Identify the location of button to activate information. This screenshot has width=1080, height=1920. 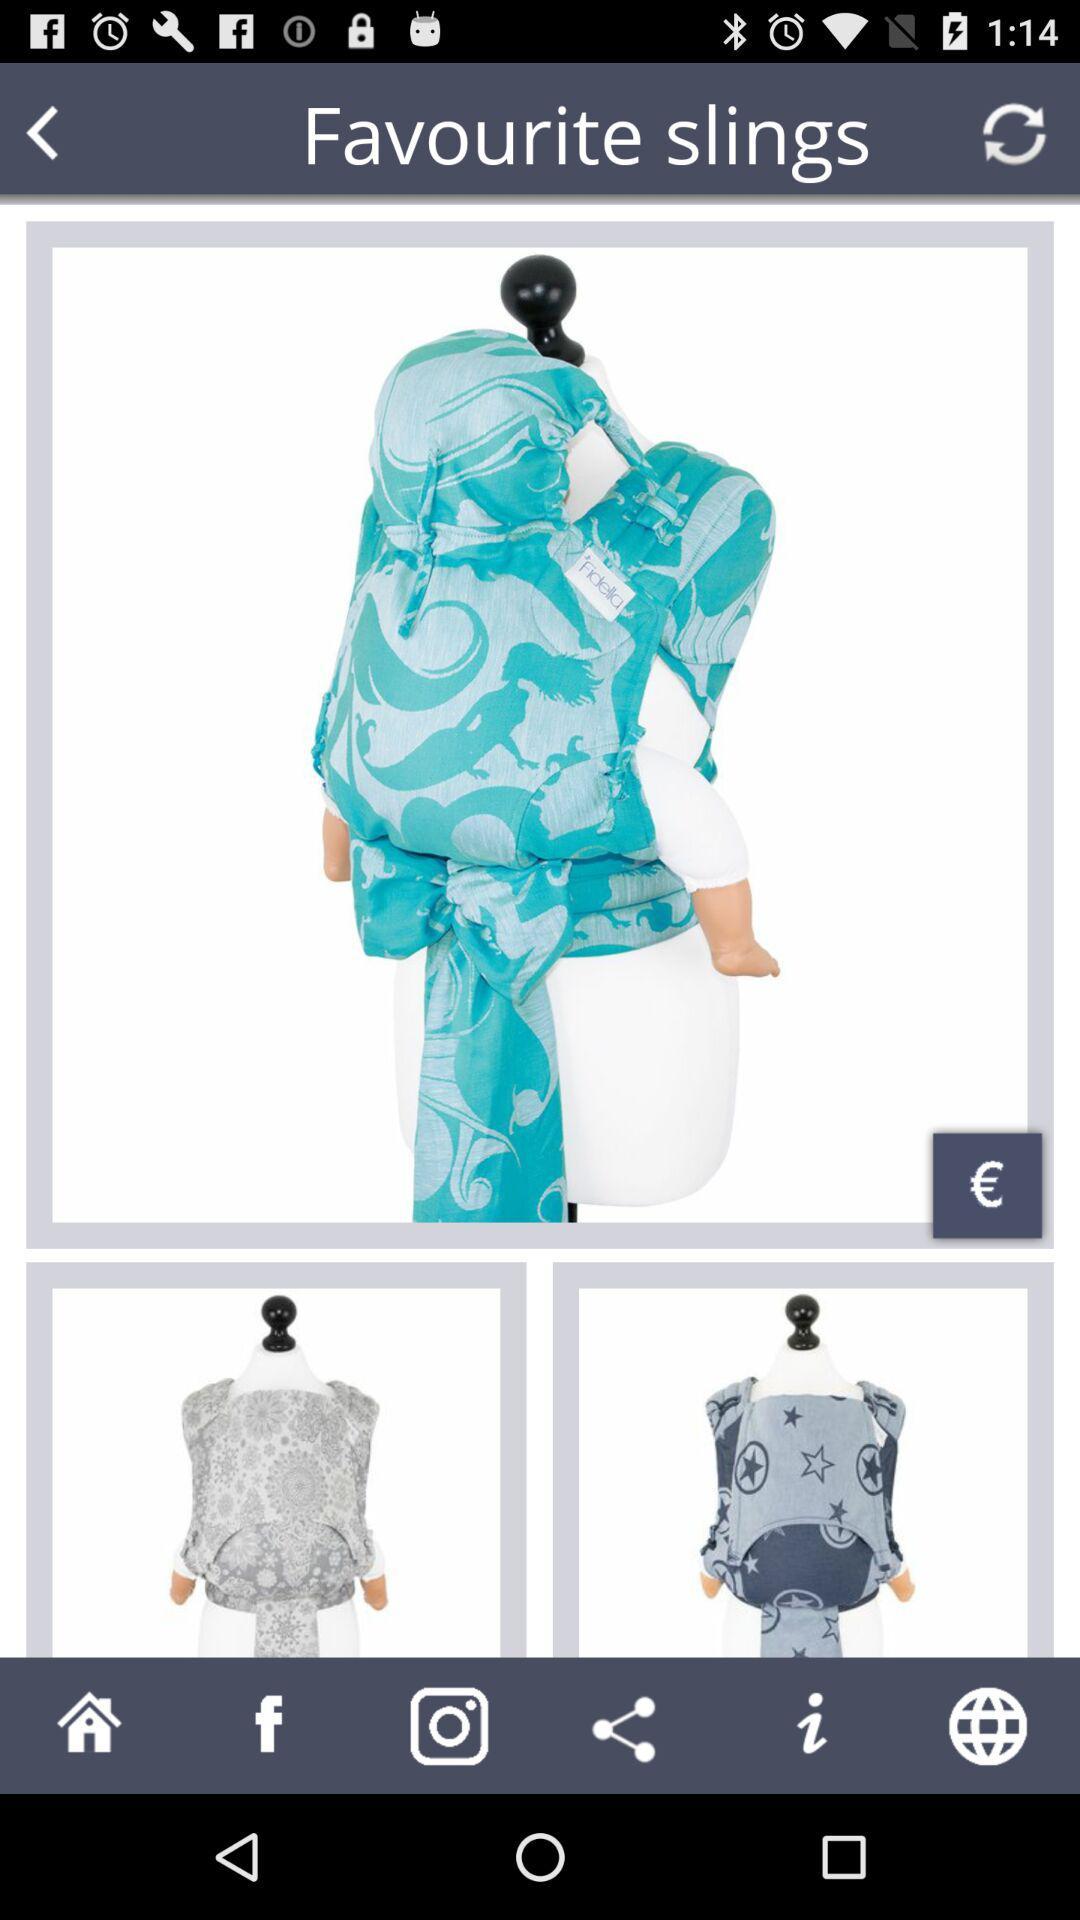
(810, 1724).